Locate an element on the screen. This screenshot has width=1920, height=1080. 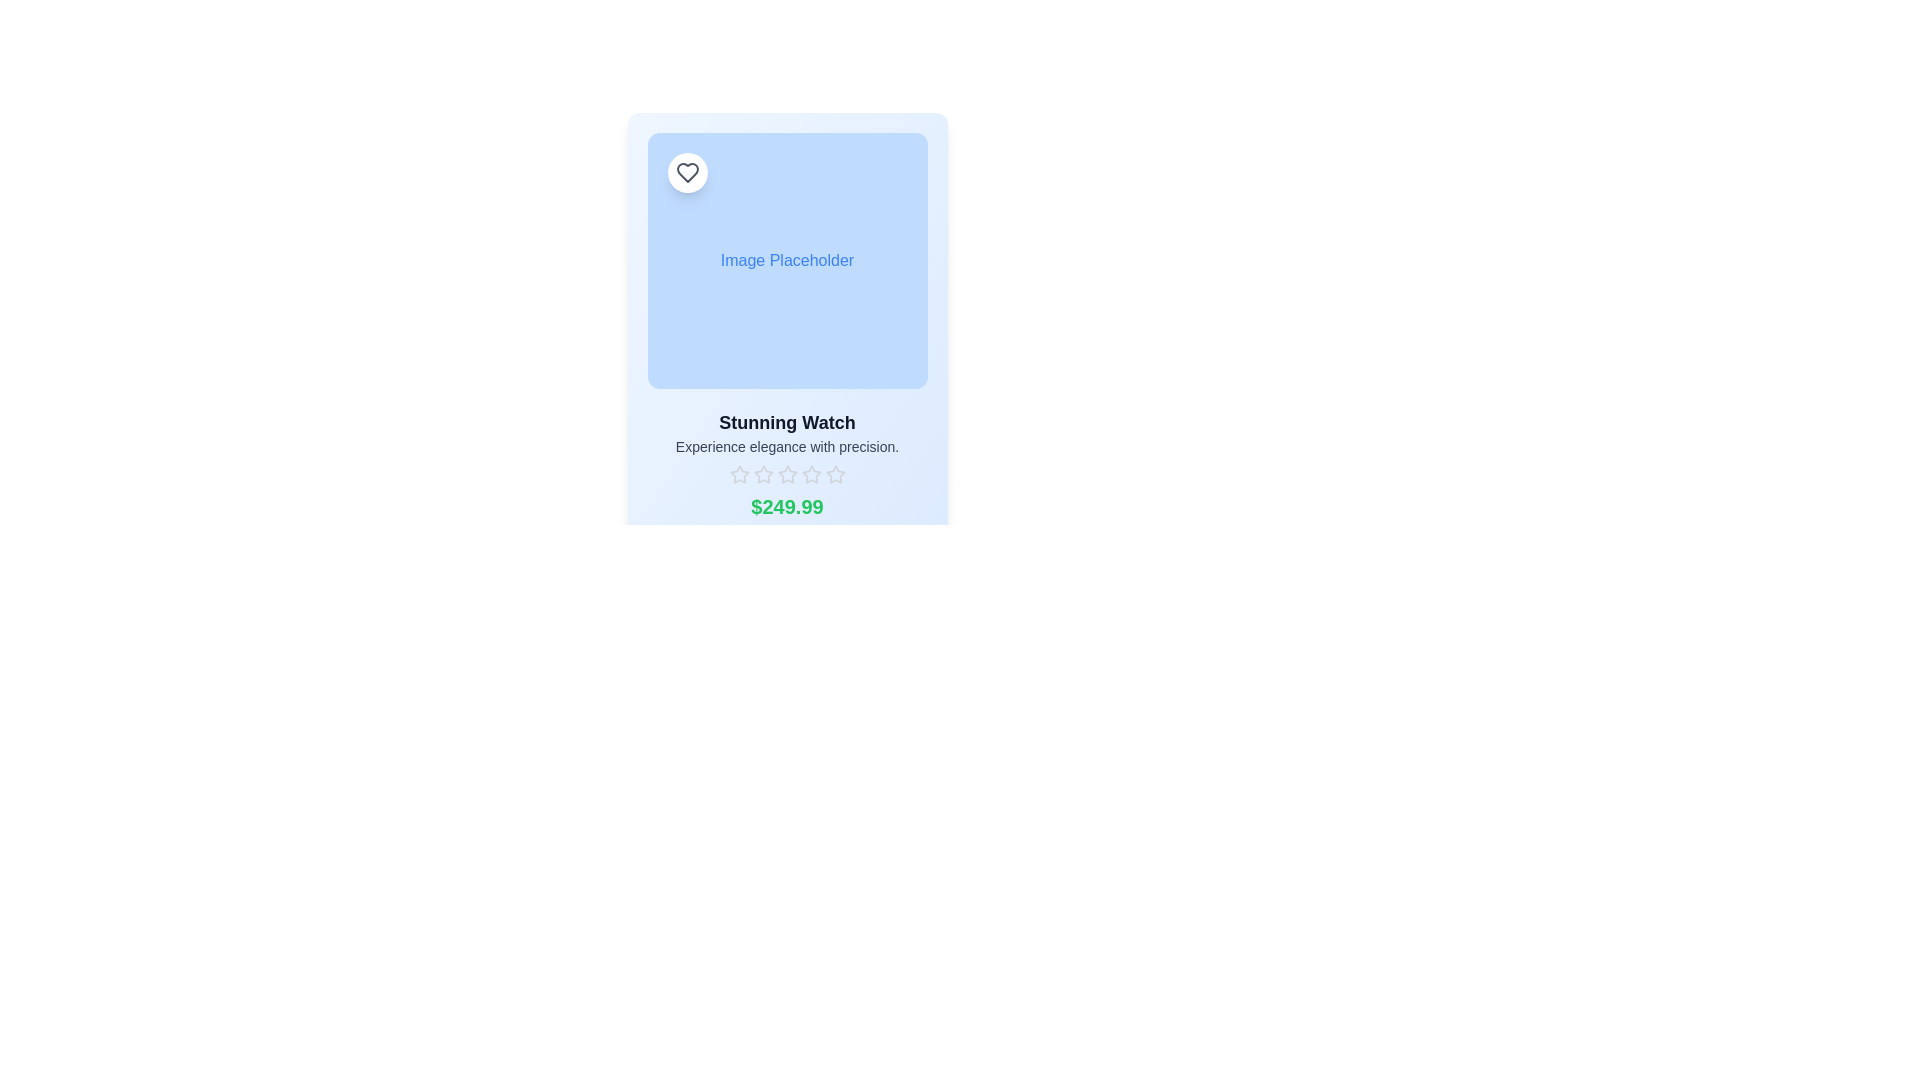
the first star-shaped icon in the rating system, which is gray with an outline design, located centrally in the lower section of the card is located at coordinates (738, 474).